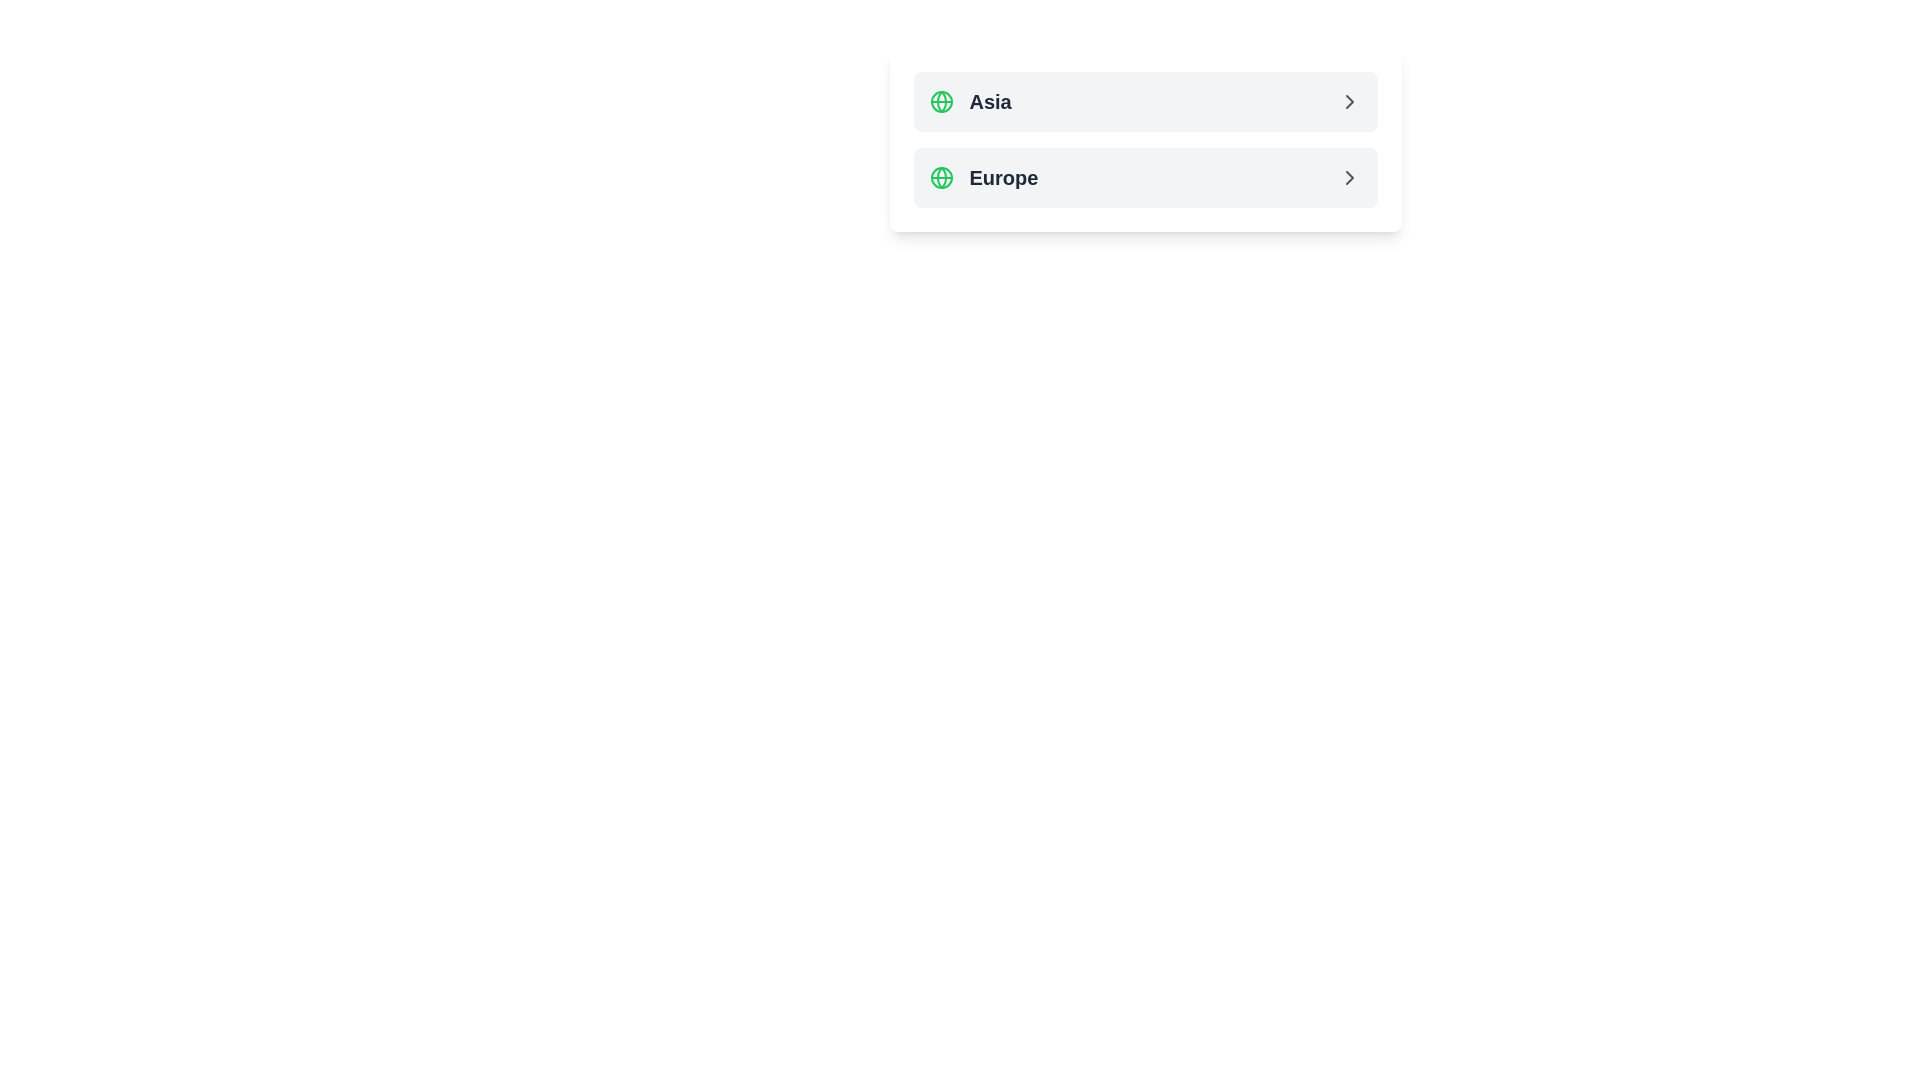 The image size is (1920, 1080). Describe the element at coordinates (940, 176) in the screenshot. I see `the circular graphical component with a green stroke, part of the globe icon located to the left of the 'Asia' text in the top entry of a two-entry list` at that location.